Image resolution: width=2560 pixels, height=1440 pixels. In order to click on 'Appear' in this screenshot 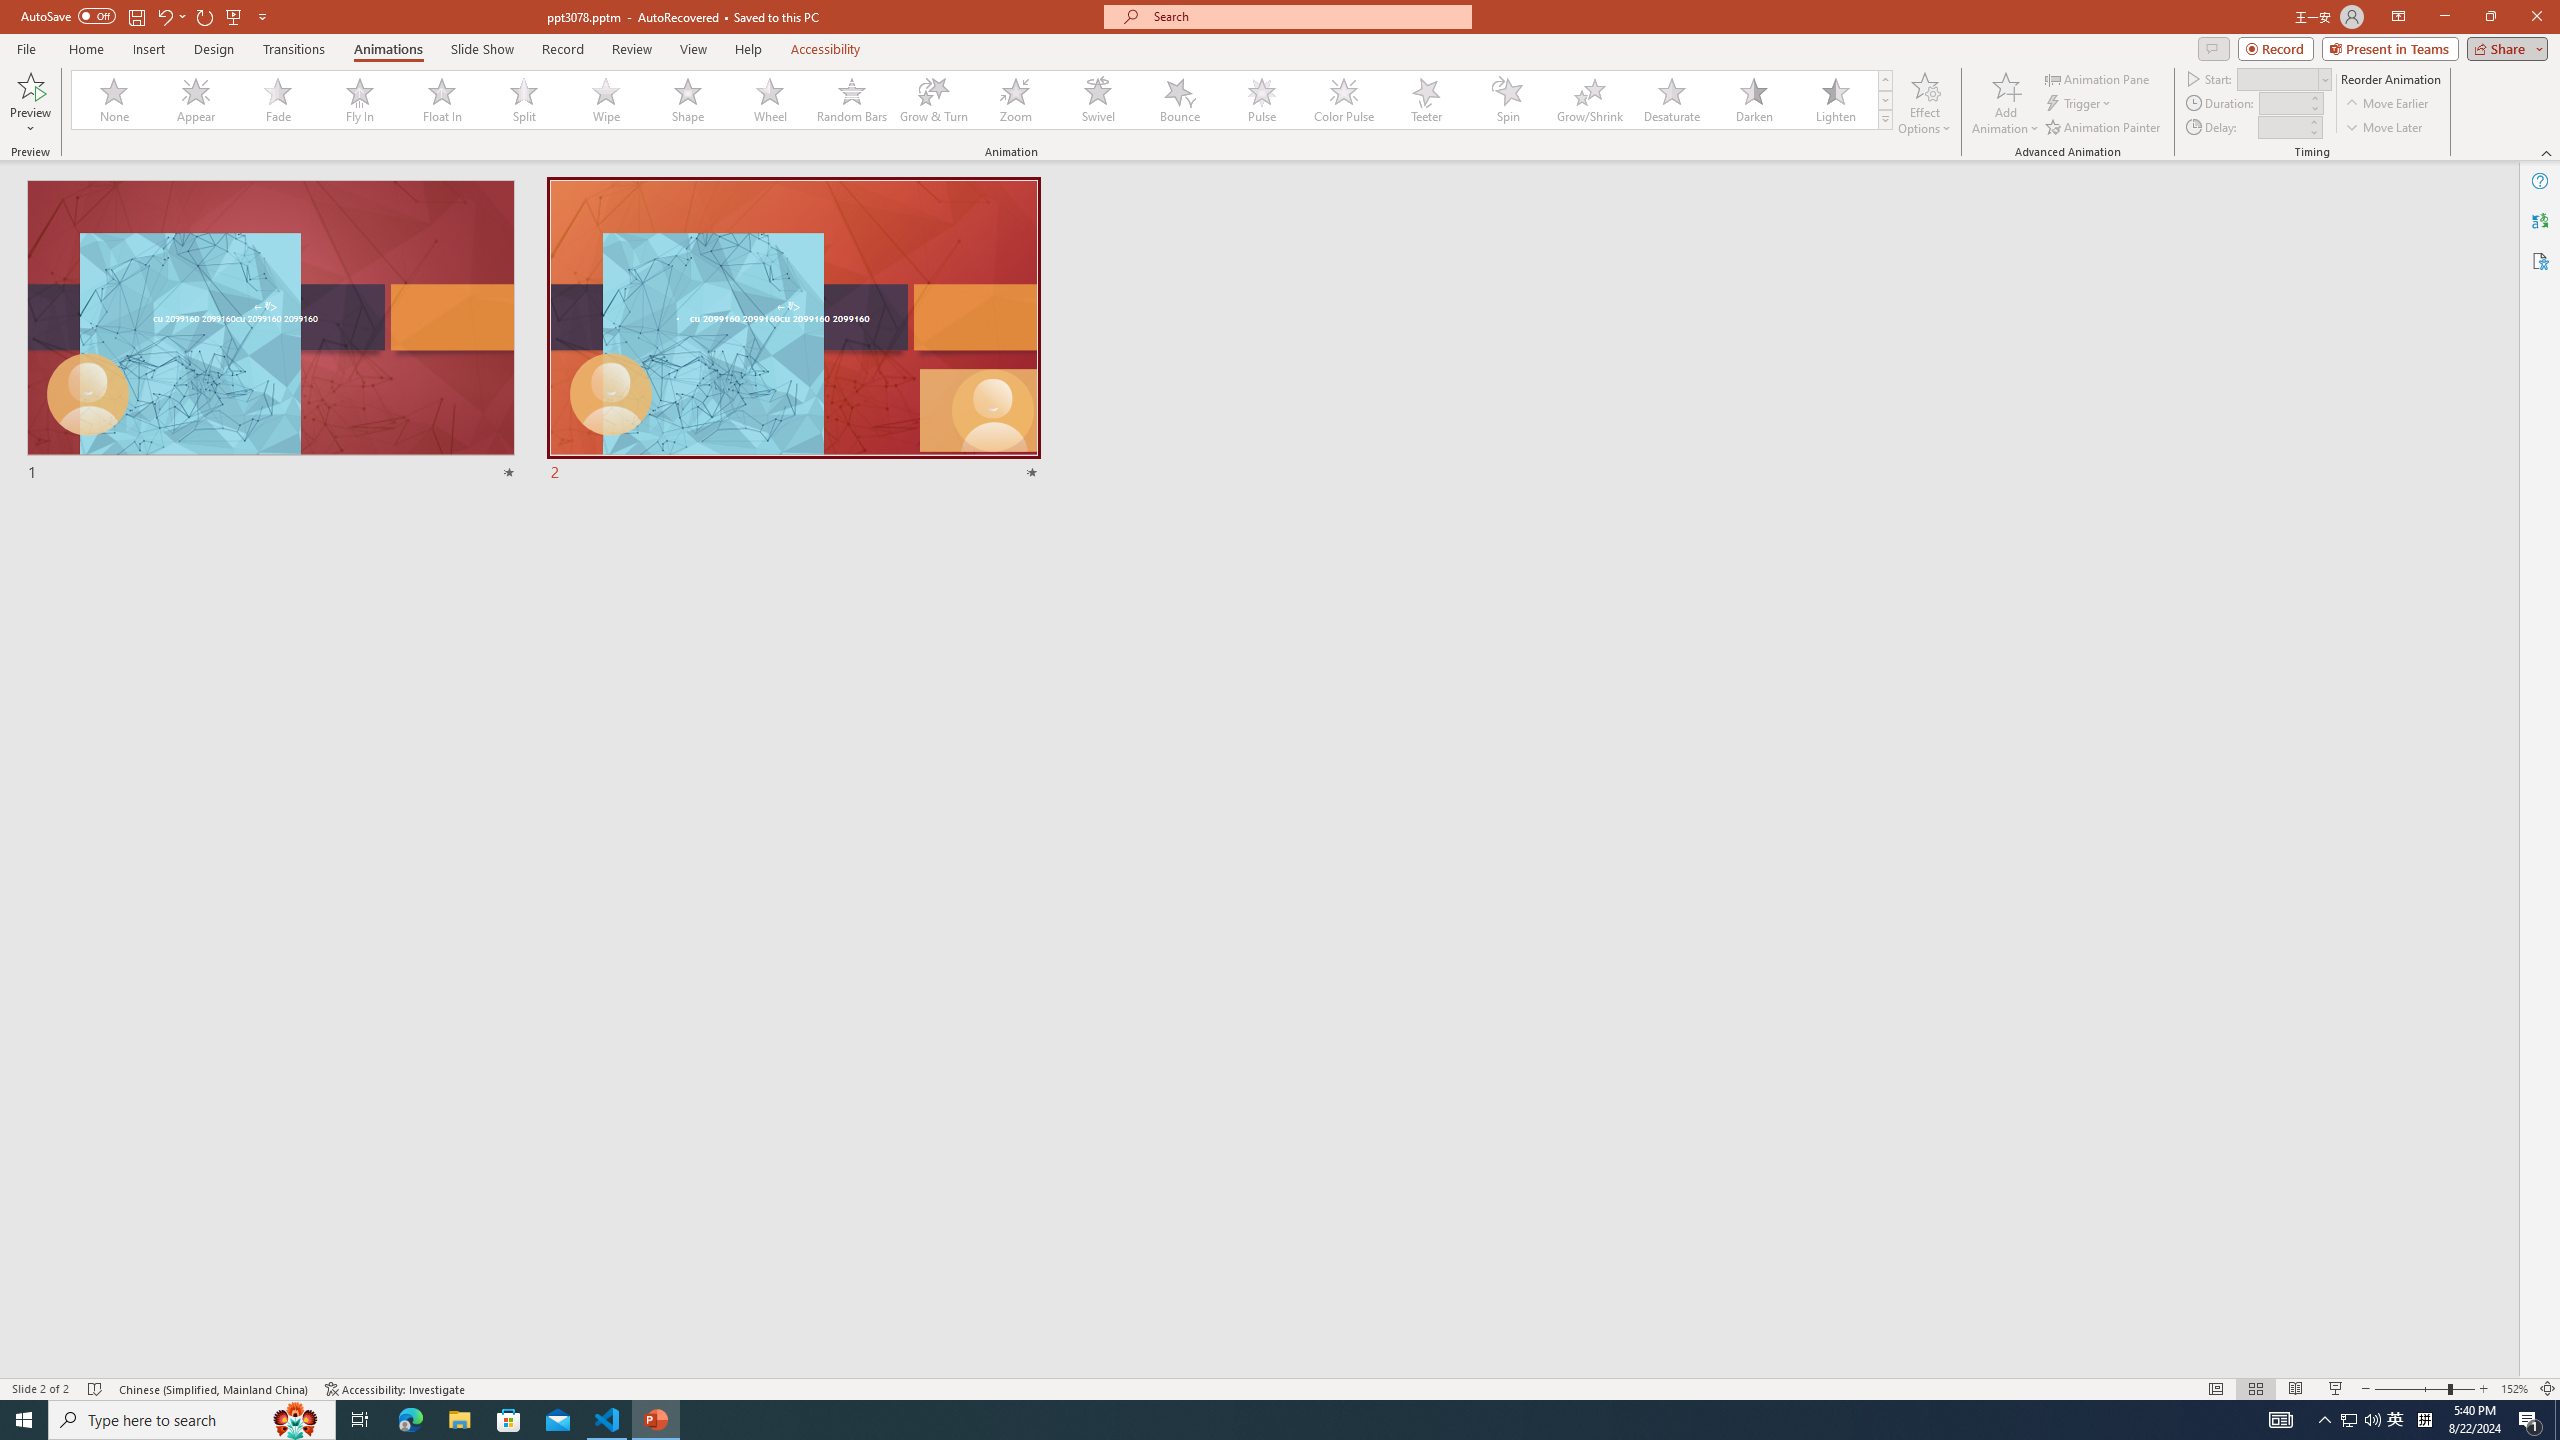, I will do `click(196, 99)`.